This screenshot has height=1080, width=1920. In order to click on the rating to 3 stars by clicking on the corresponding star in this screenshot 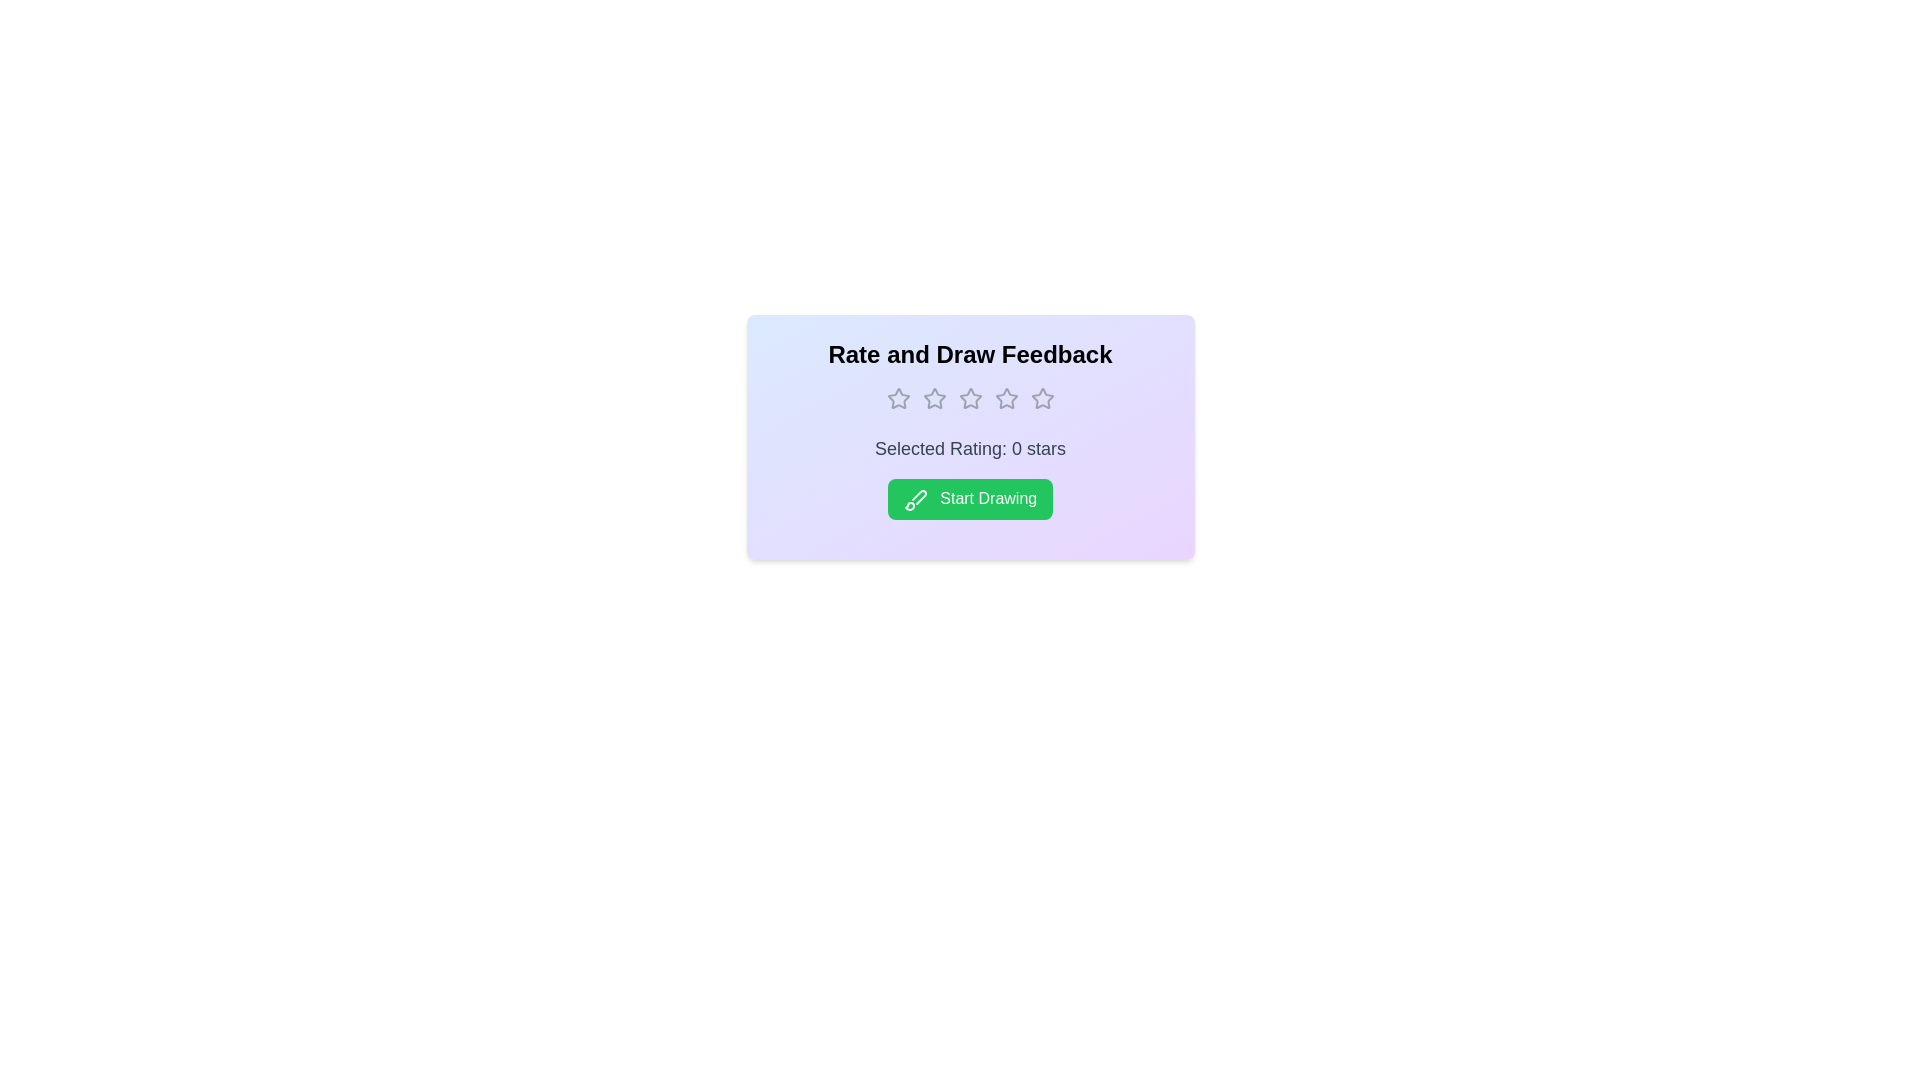, I will do `click(970, 398)`.